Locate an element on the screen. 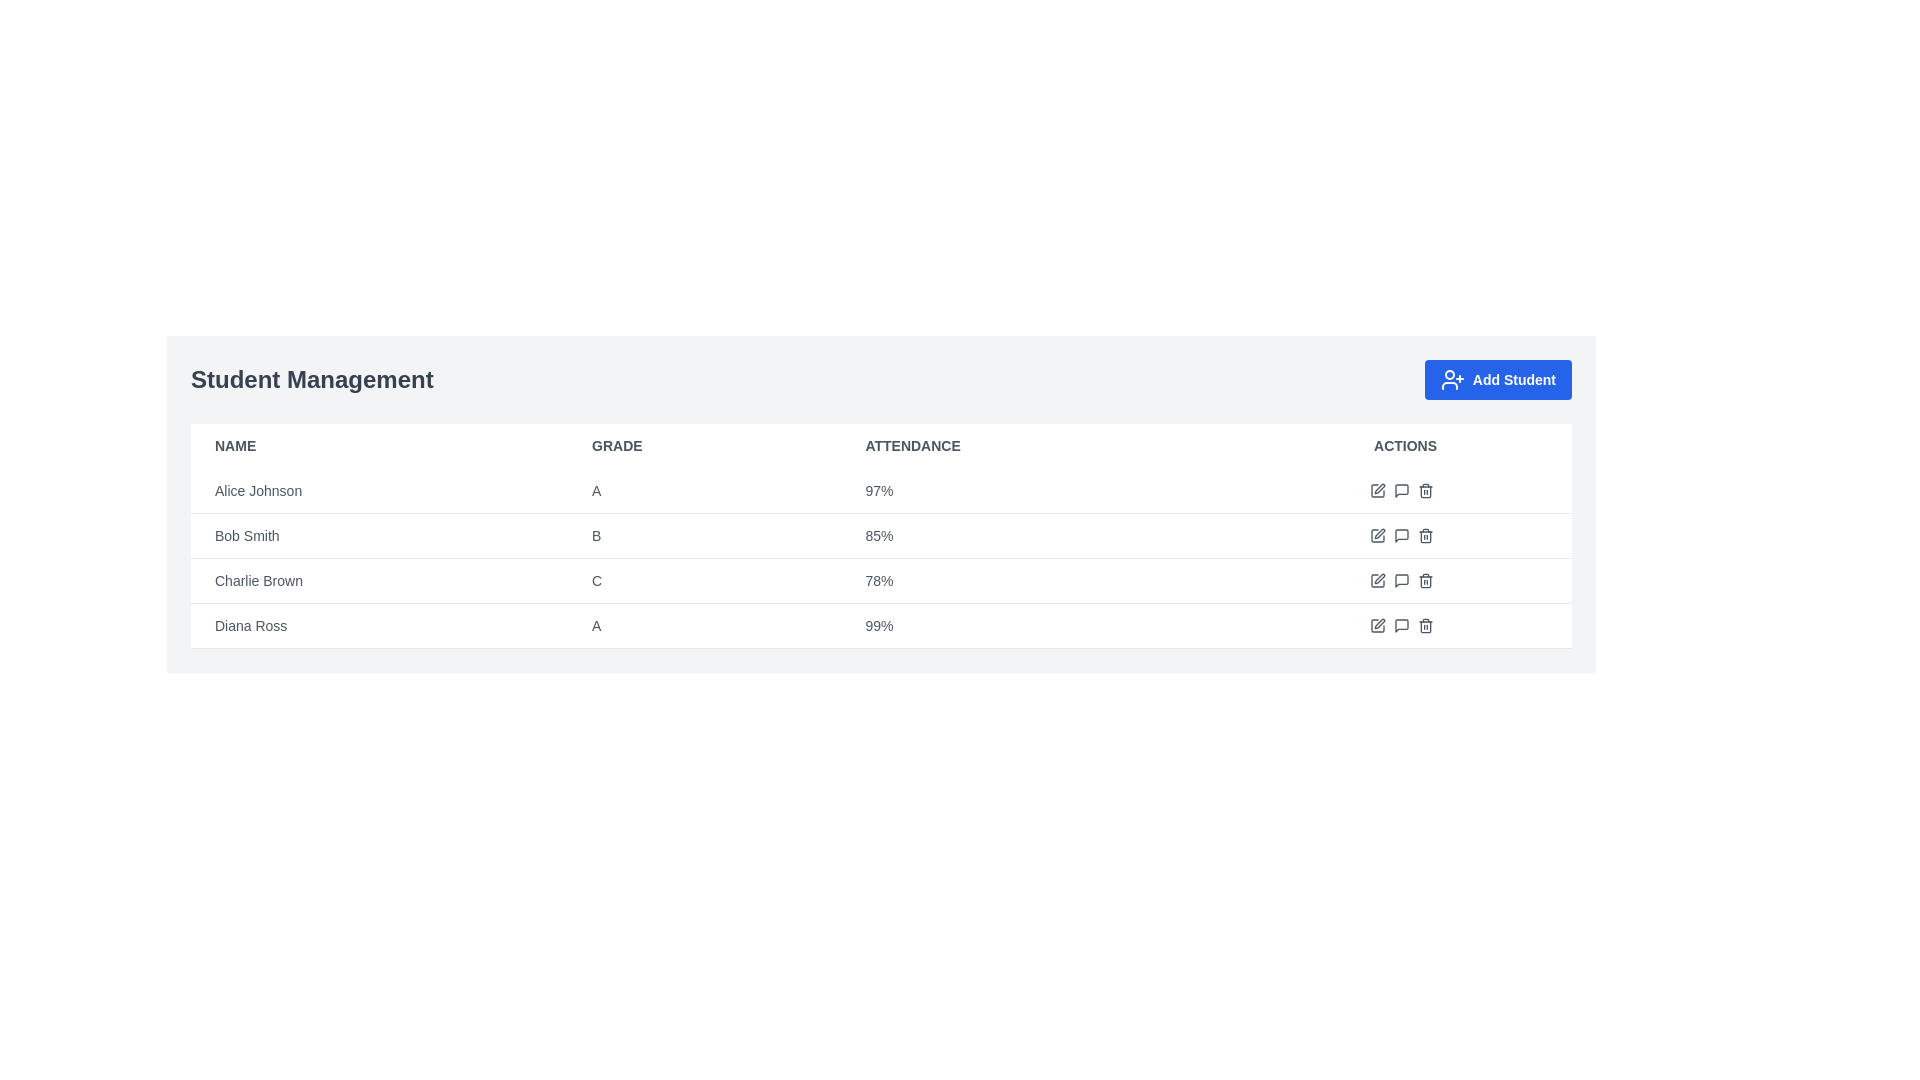 Image resolution: width=1920 pixels, height=1080 pixels. the small trash can icon located in the 'Actions' column of the row corresponding to 'Diana Ross' is located at coordinates (1424, 624).